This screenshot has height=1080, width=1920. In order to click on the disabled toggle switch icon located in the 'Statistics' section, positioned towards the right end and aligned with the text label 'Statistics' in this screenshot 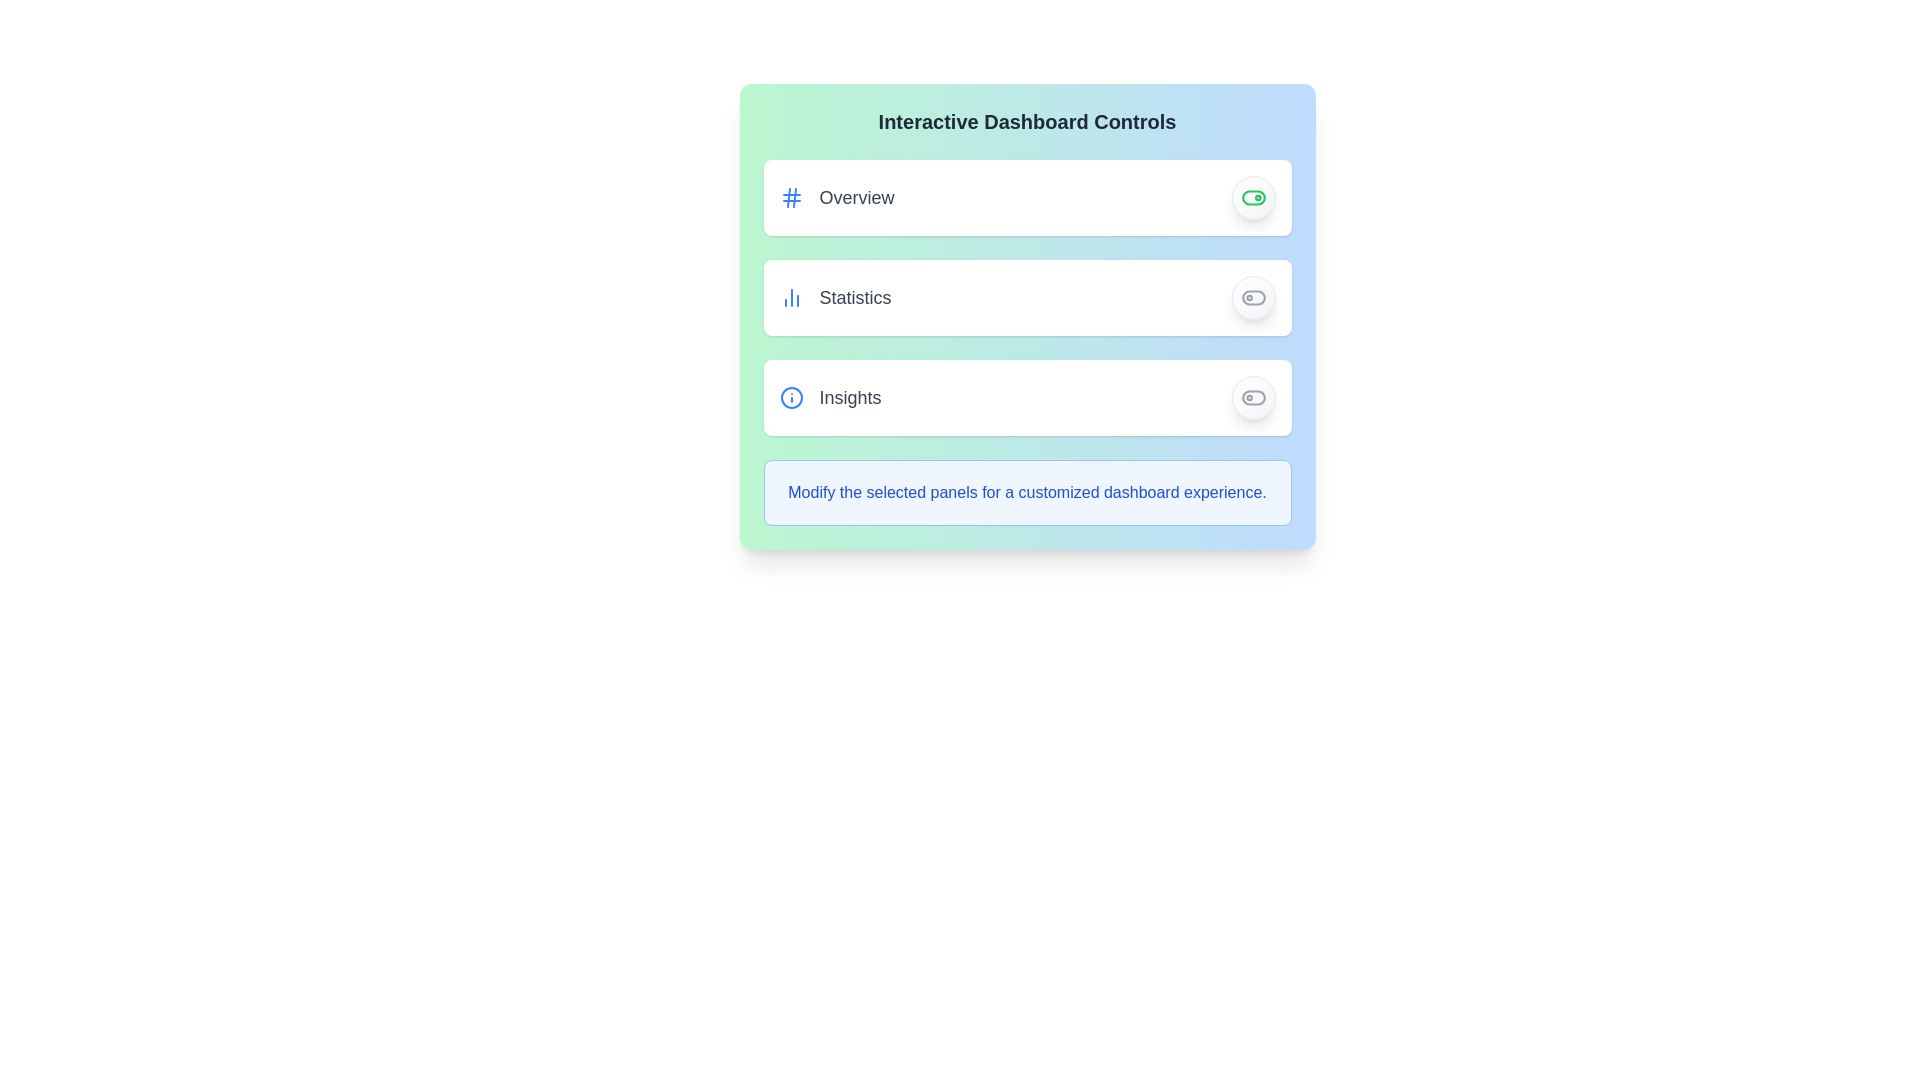, I will do `click(1252, 297)`.